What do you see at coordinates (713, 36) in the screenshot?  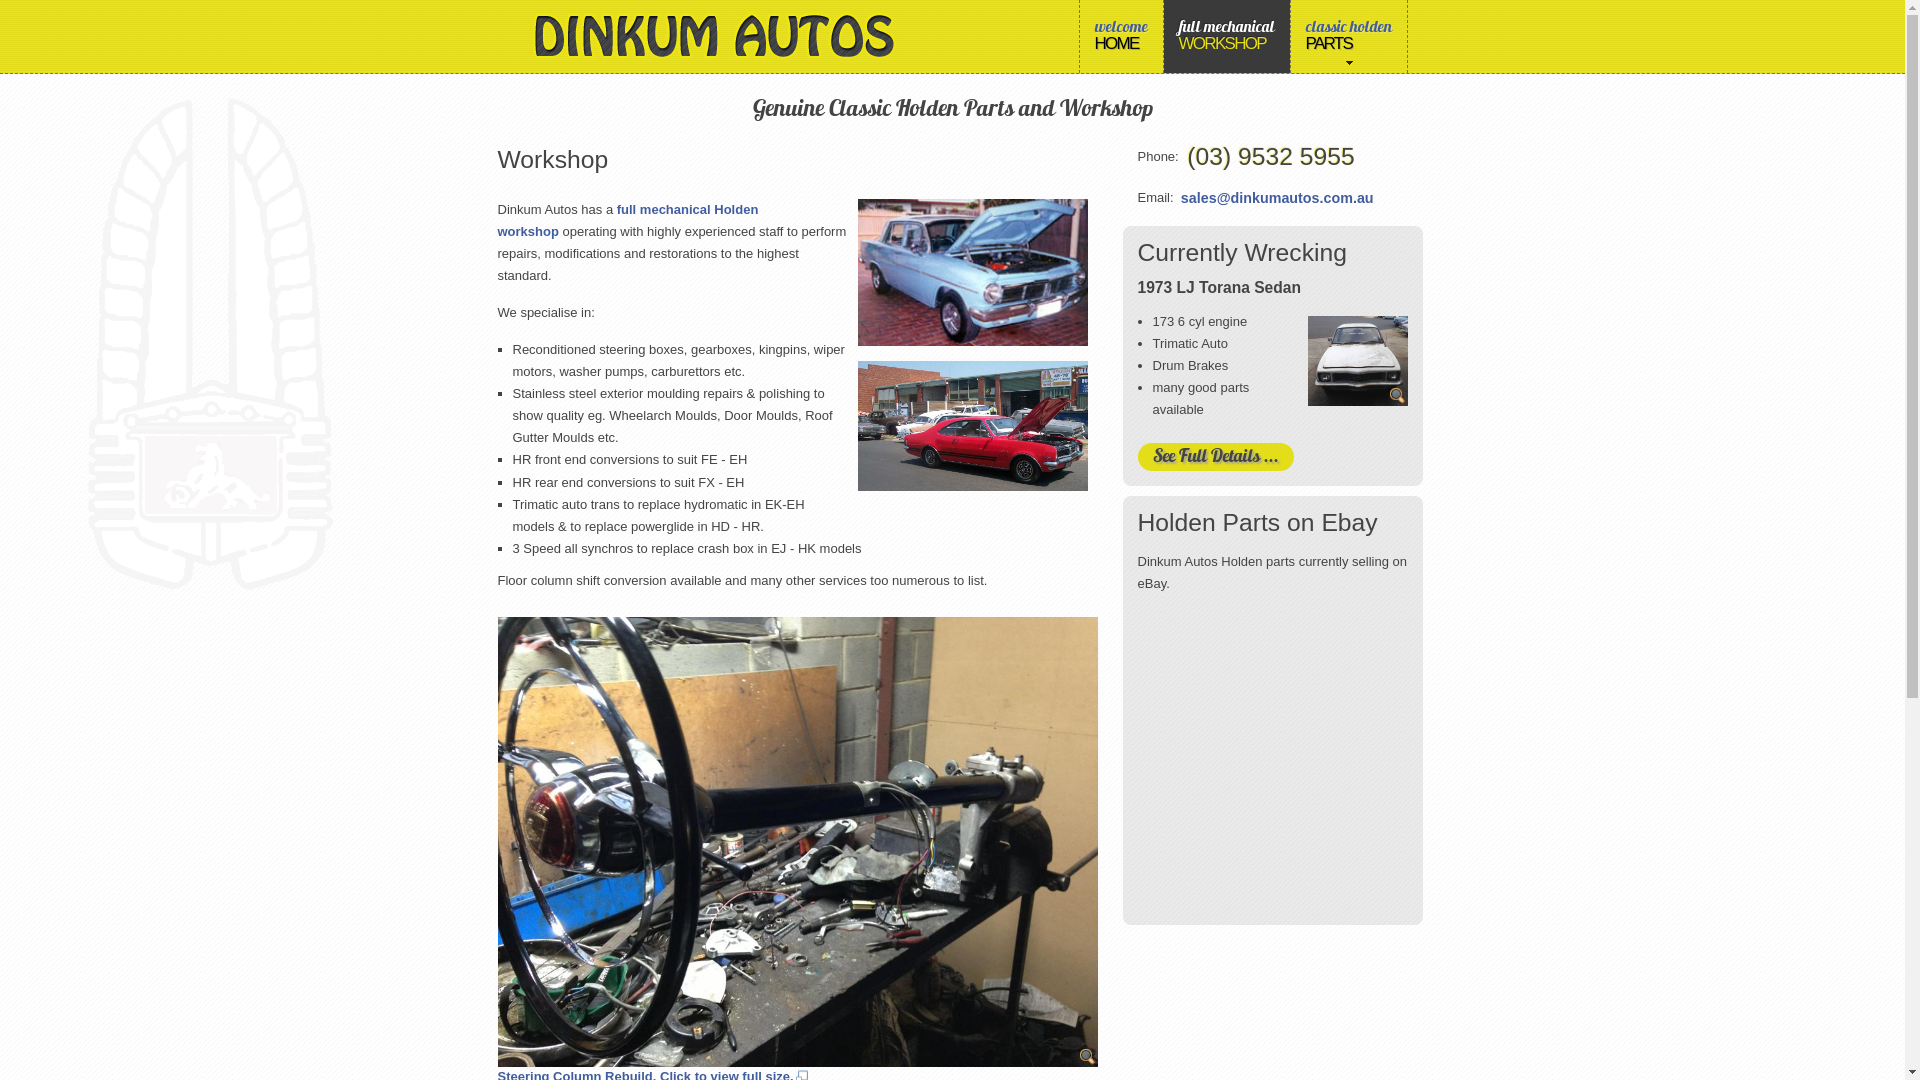 I see `'Dinkum Autos'` at bounding box center [713, 36].